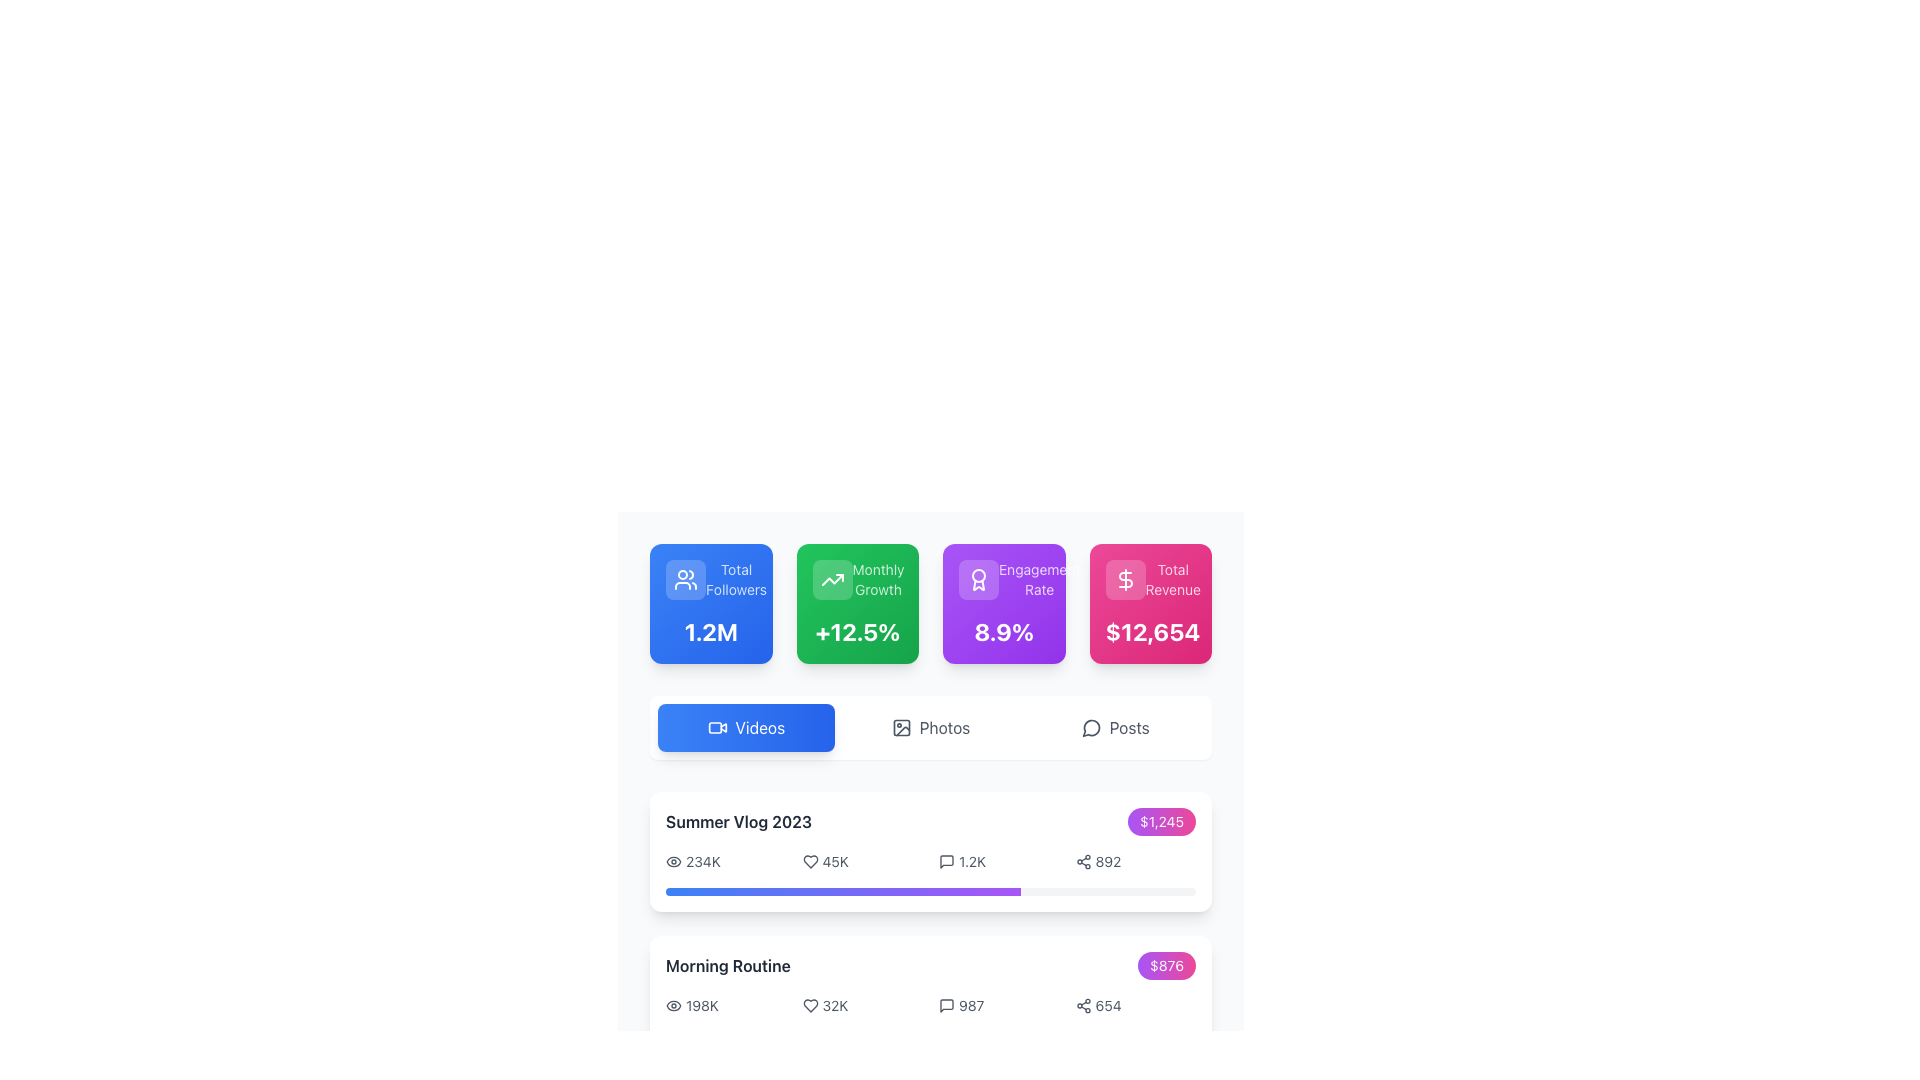 The width and height of the screenshot is (1920, 1080). I want to click on the first informational card displaying the total followers statistic of 1.2 million in the top-left of a four-card grid layout, so click(711, 603).